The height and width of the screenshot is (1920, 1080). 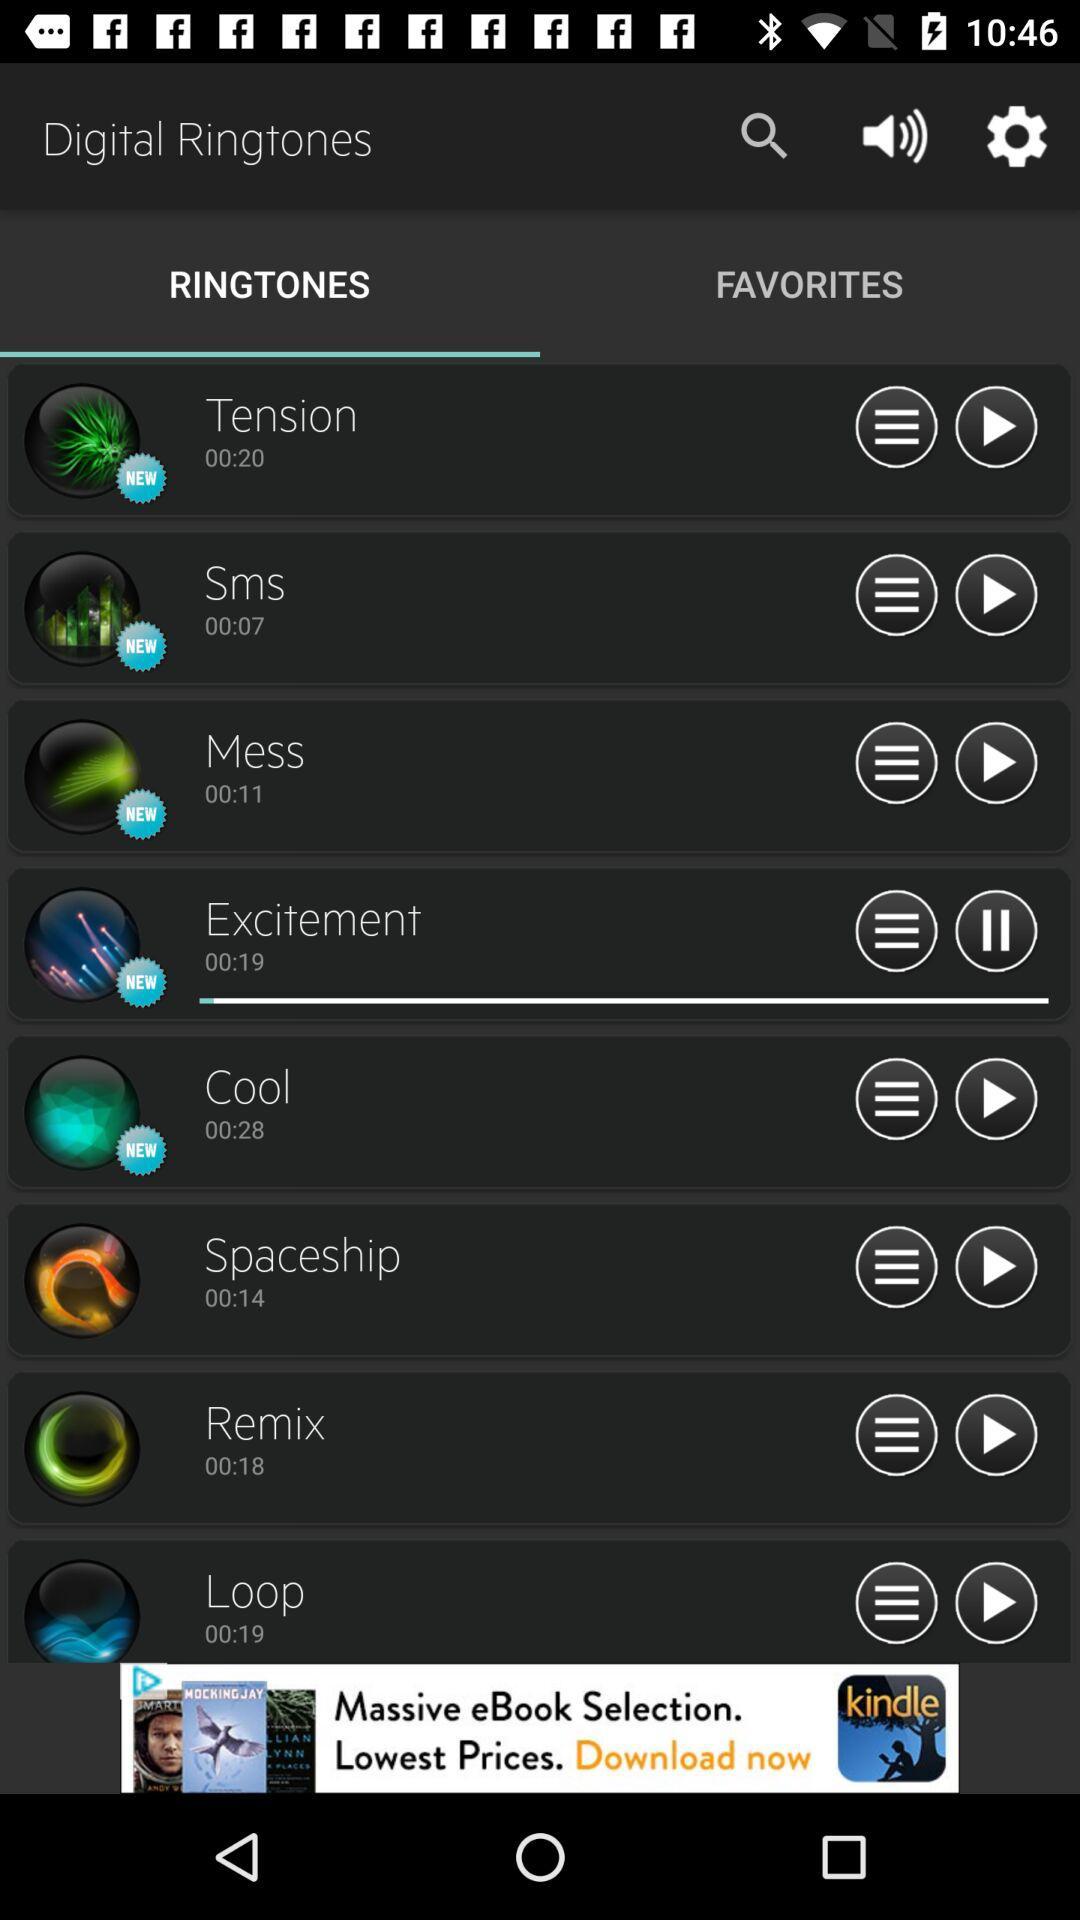 What do you see at coordinates (995, 1099) in the screenshot?
I see `ringtone` at bounding box center [995, 1099].